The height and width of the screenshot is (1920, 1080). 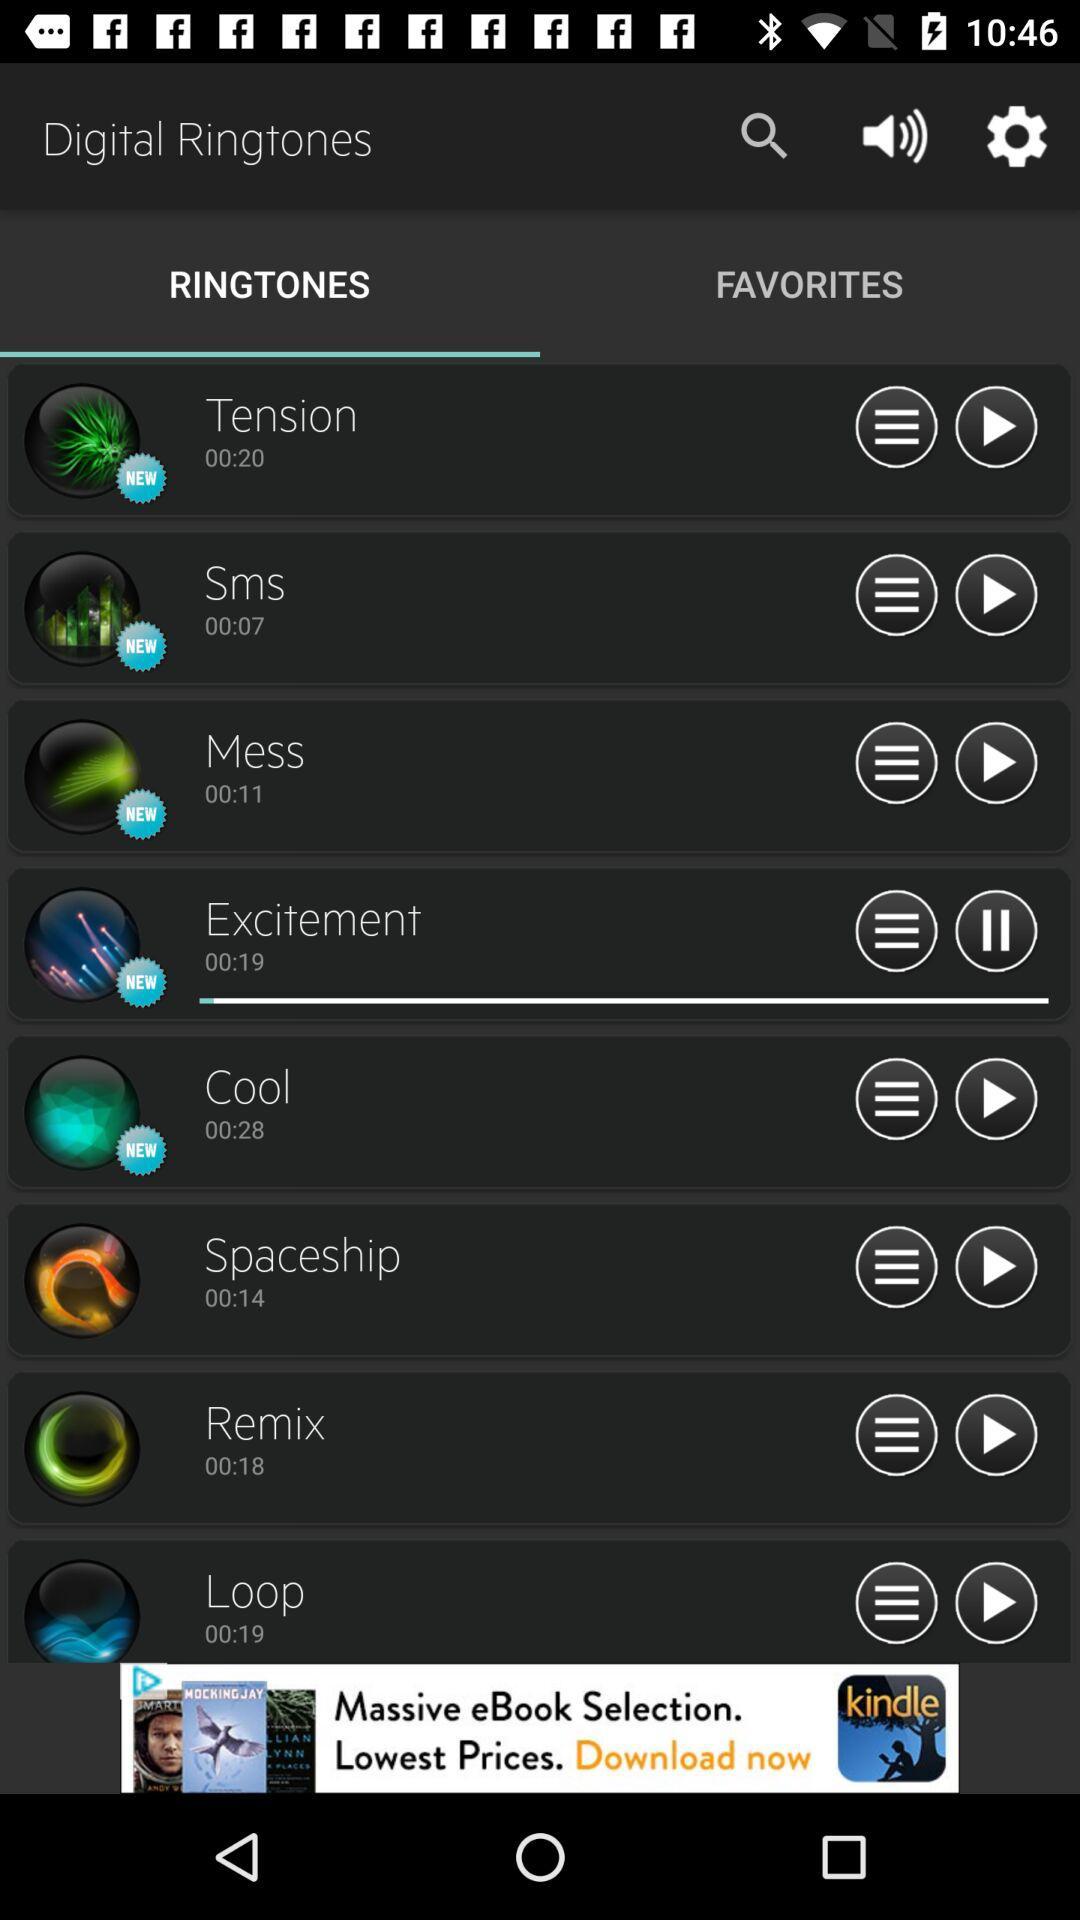 What do you see at coordinates (995, 1099) in the screenshot?
I see `ringtone` at bounding box center [995, 1099].